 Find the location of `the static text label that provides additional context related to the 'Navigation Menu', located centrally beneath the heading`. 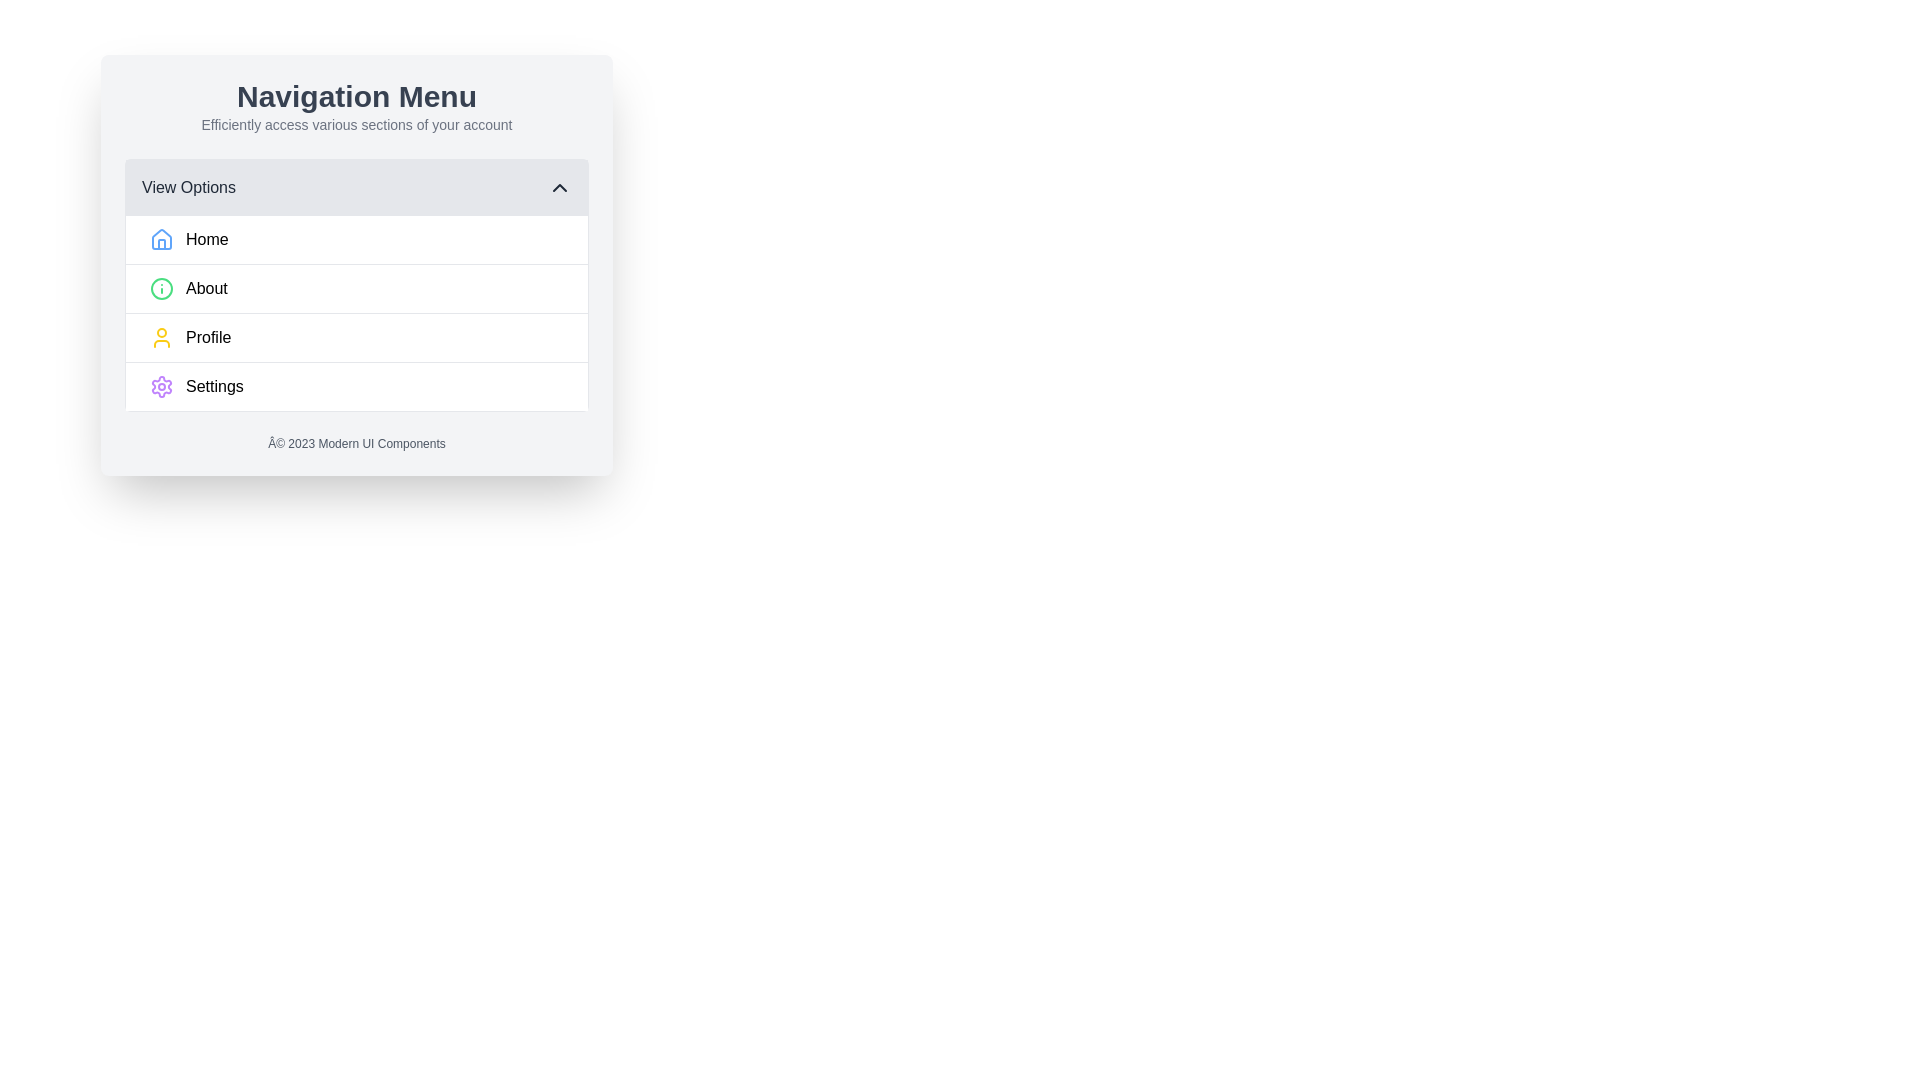

the static text label that provides additional context related to the 'Navigation Menu', located centrally beneath the heading is located at coordinates (356, 124).